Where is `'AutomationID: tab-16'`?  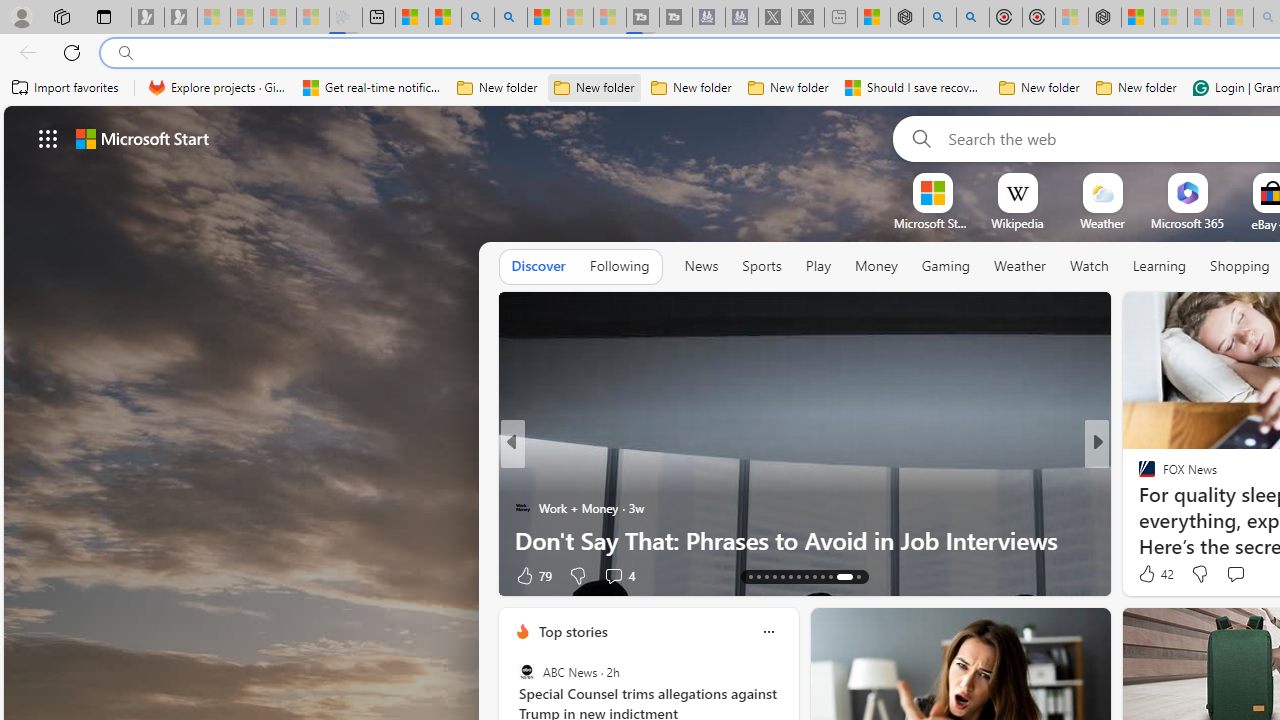
'AutomationID: tab-16' is located at coordinates (774, 577).